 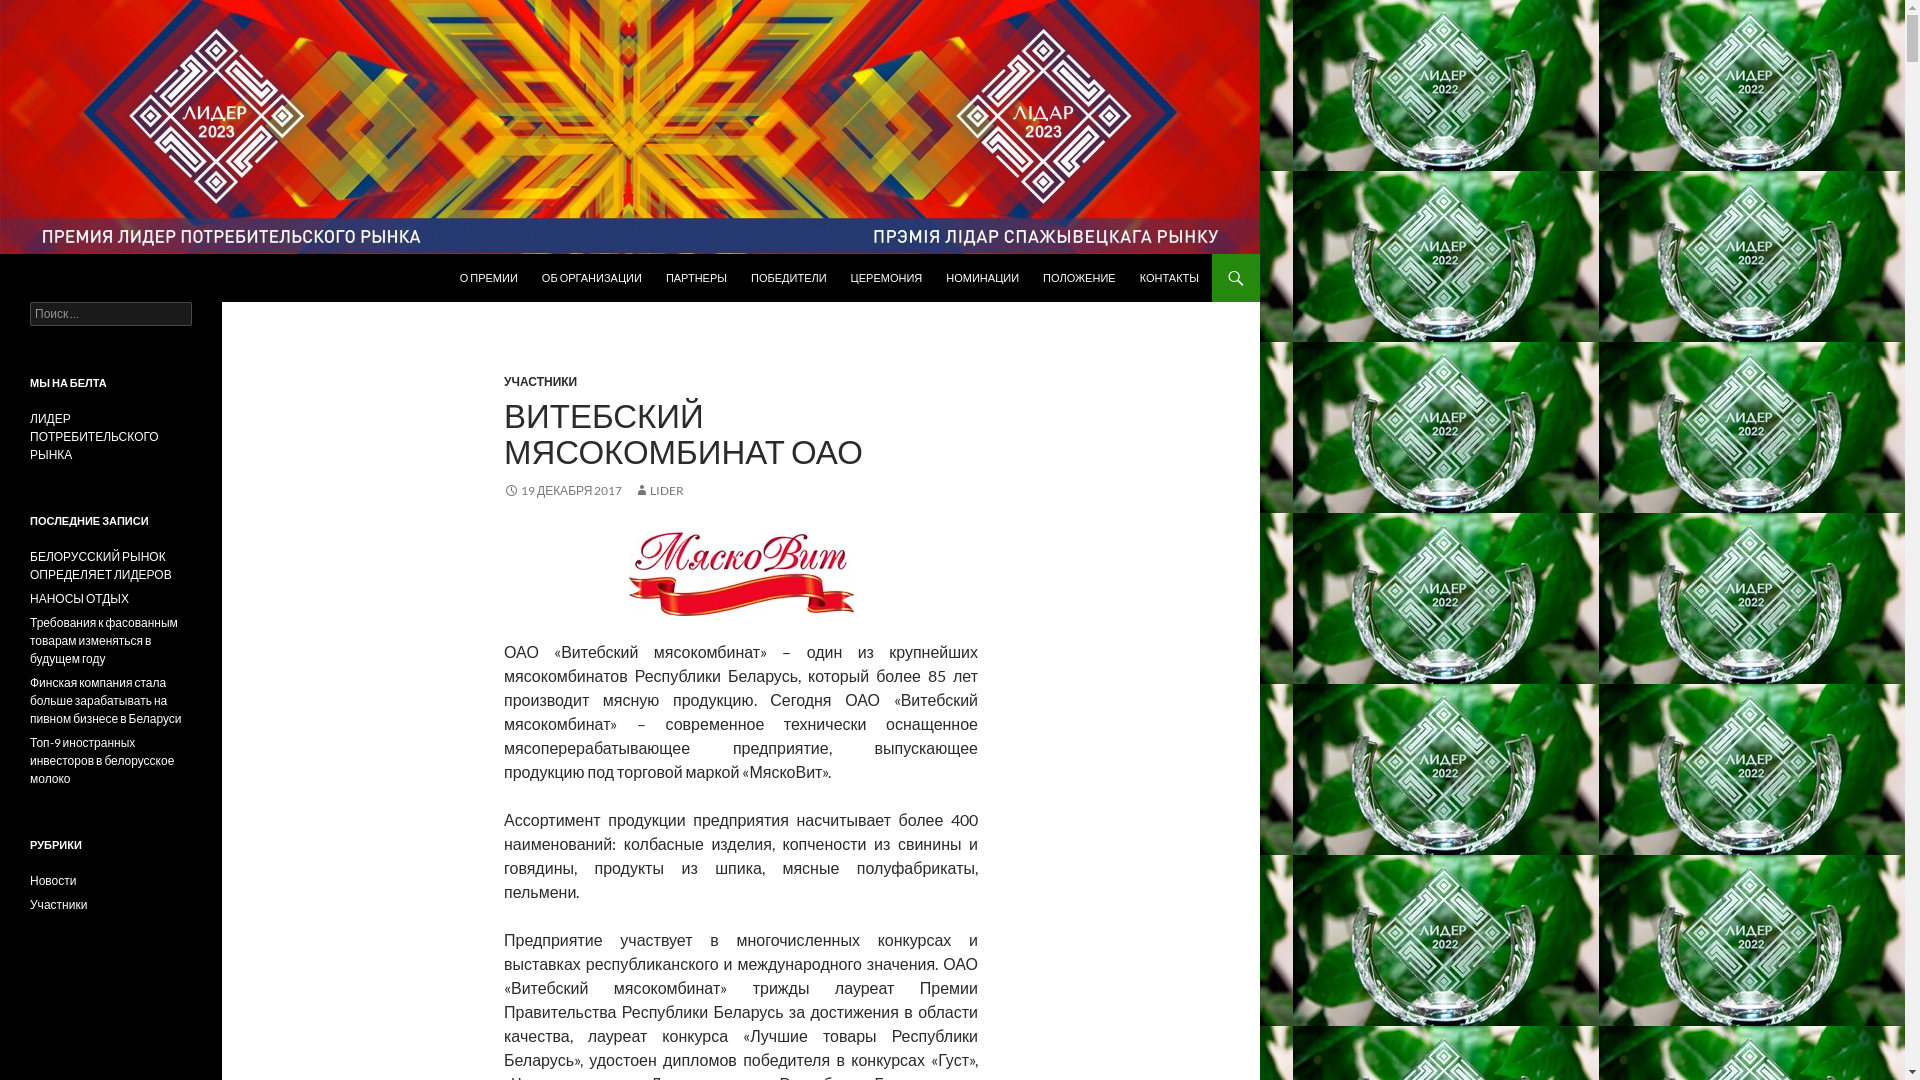 I want to click on 'LIDER', so click(x=658, y=490).